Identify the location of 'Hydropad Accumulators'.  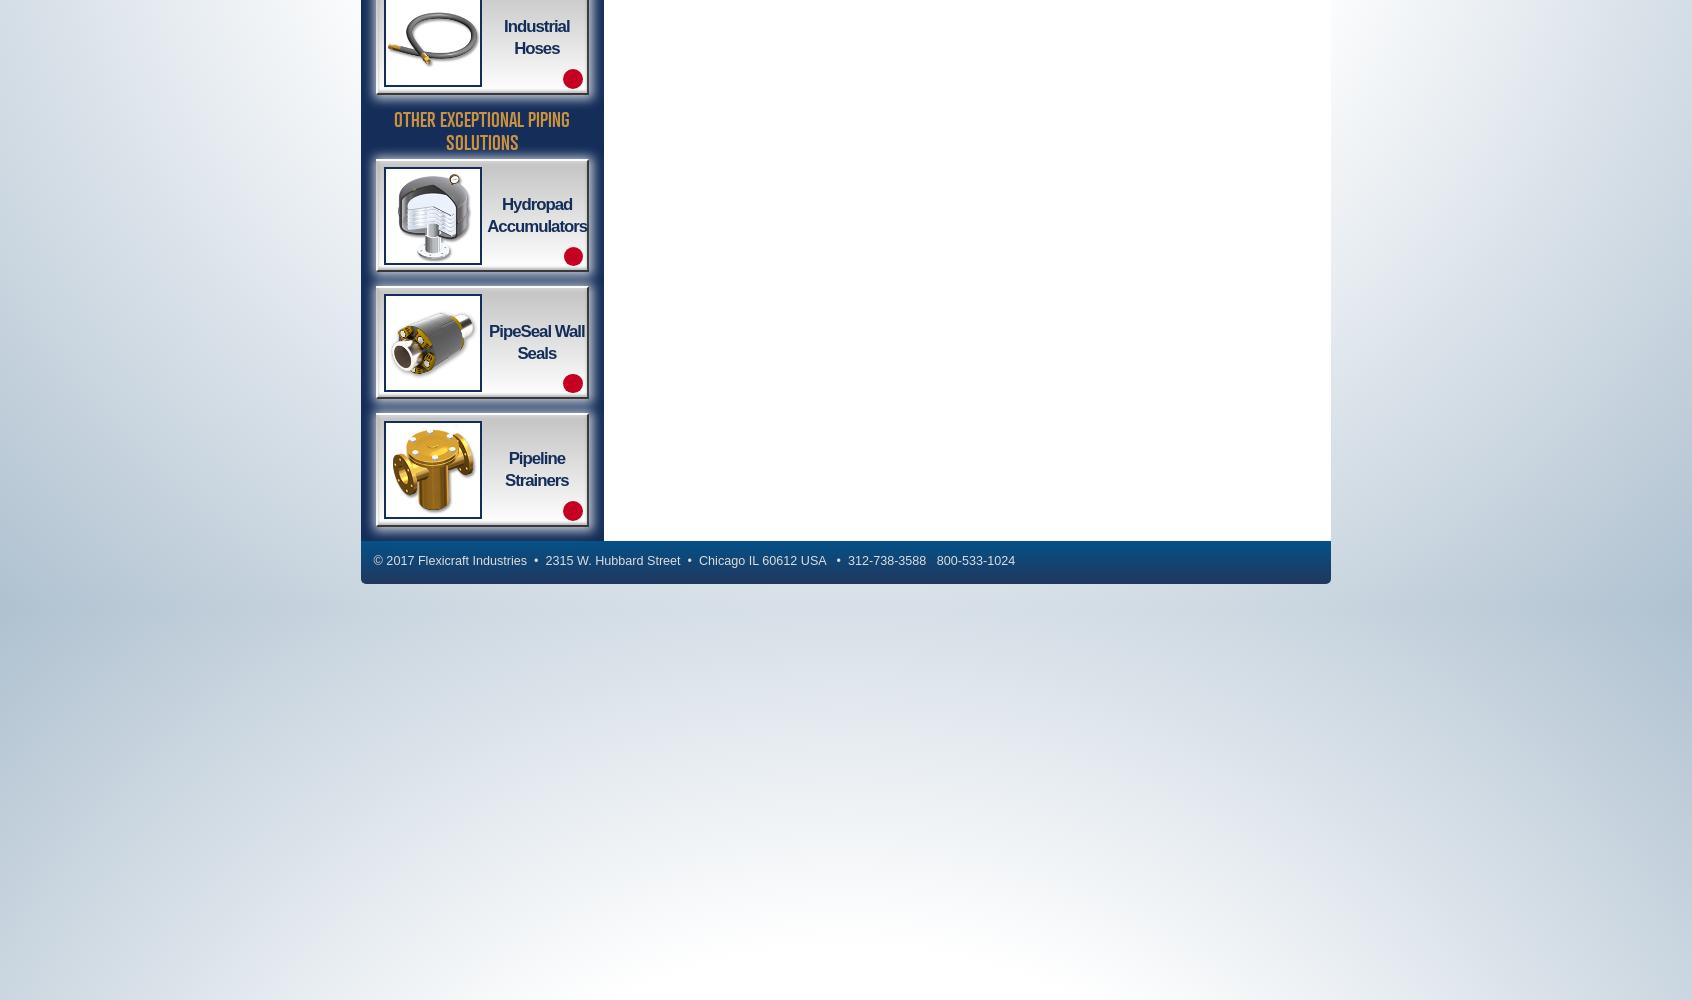
(485, 213).